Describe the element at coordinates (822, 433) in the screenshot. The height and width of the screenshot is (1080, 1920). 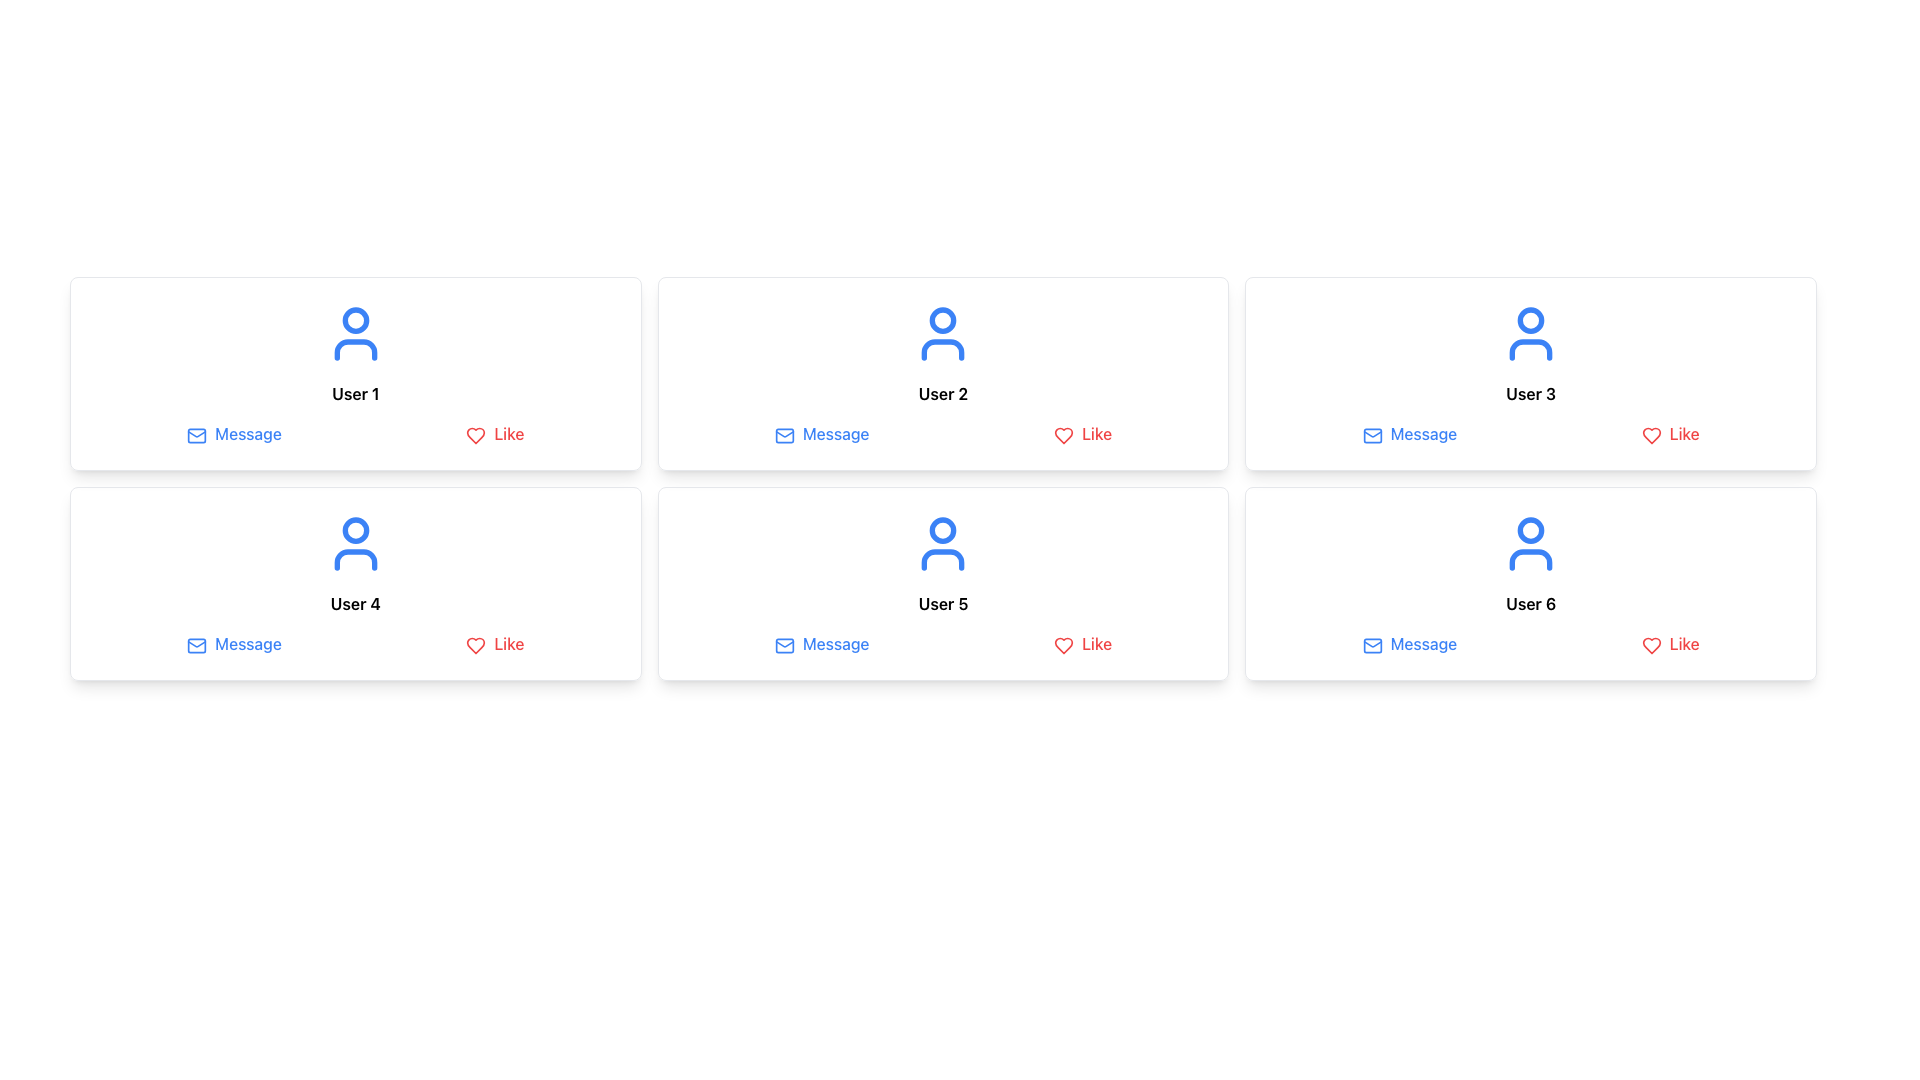
I see `the 'Message' button located below the 'User 2' label in the second card of the top row` at that location.